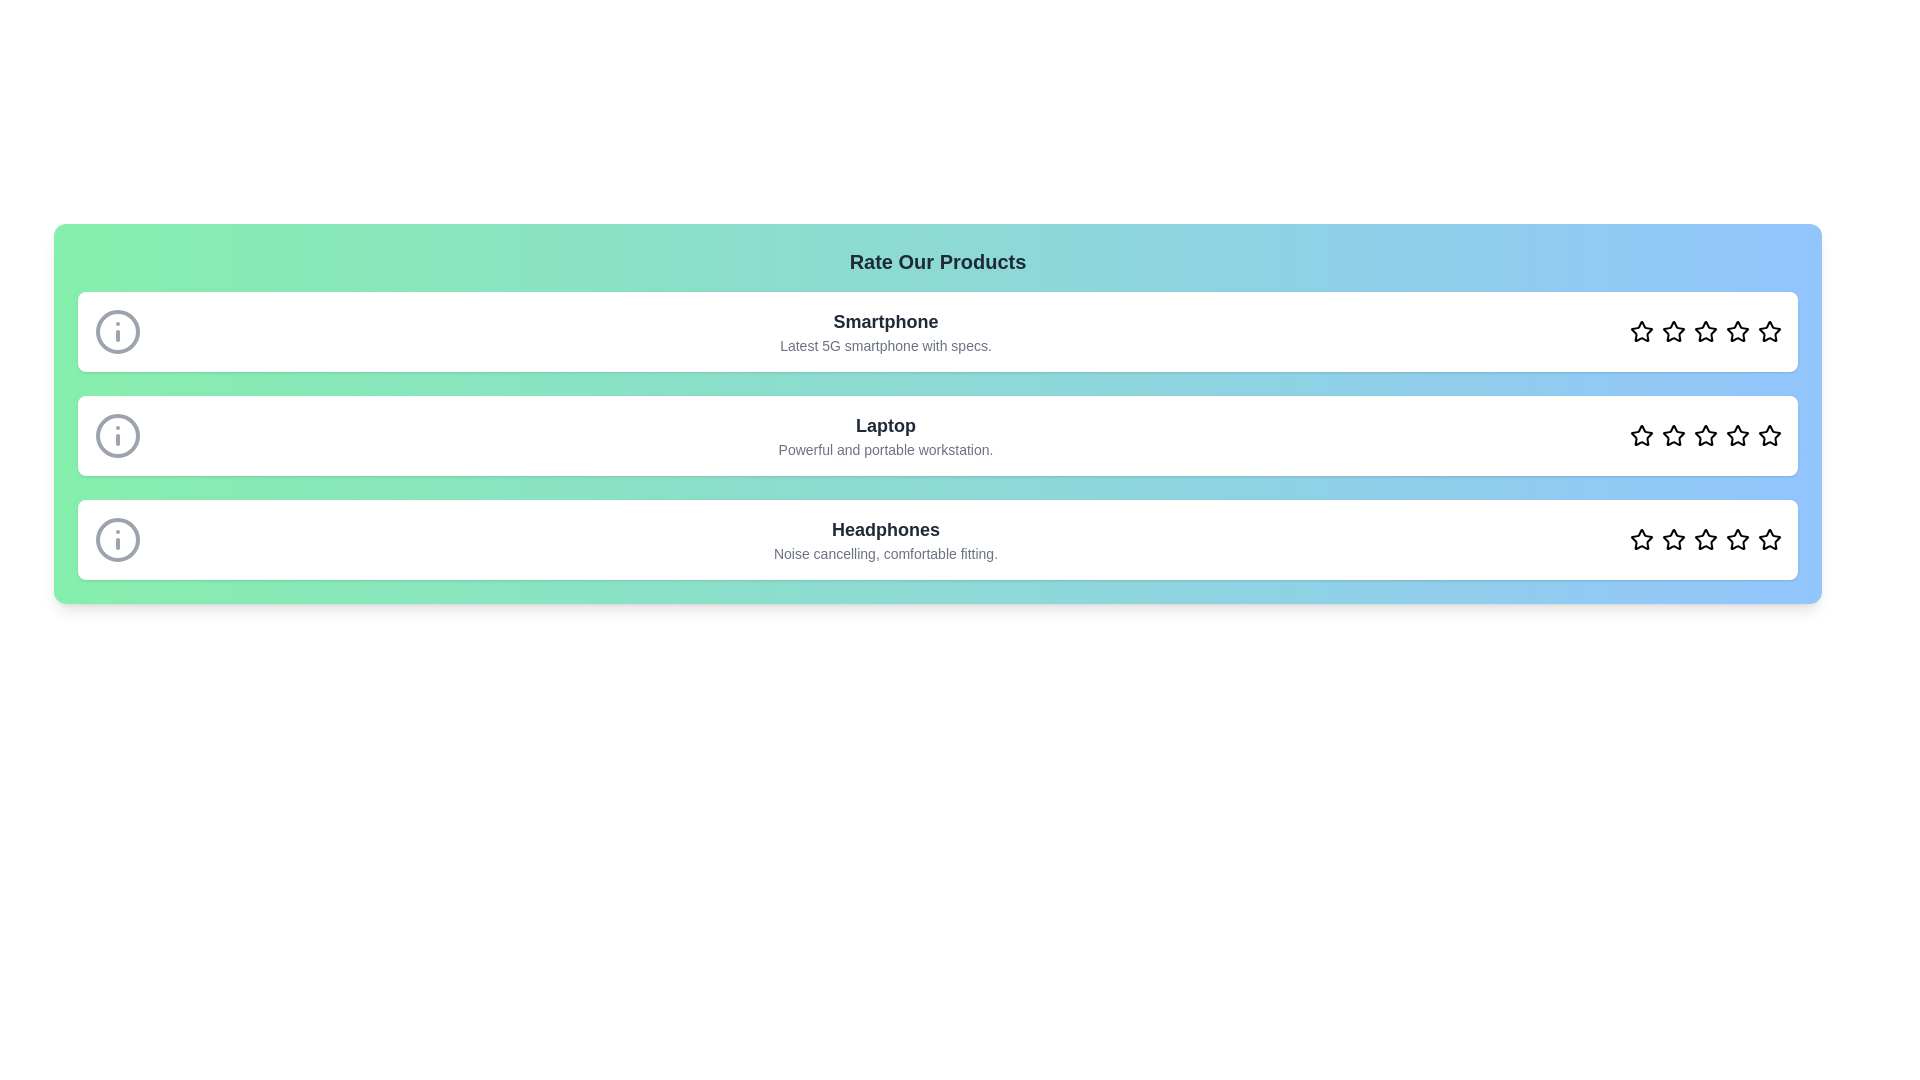 The width and height of the screenshot is (1920, 1080). What do you see at coordinates (1674, 540) in the screenshot?
I see `the second star icon in the third row under the 'Headphones' section` at bounding box center [1674, 540].